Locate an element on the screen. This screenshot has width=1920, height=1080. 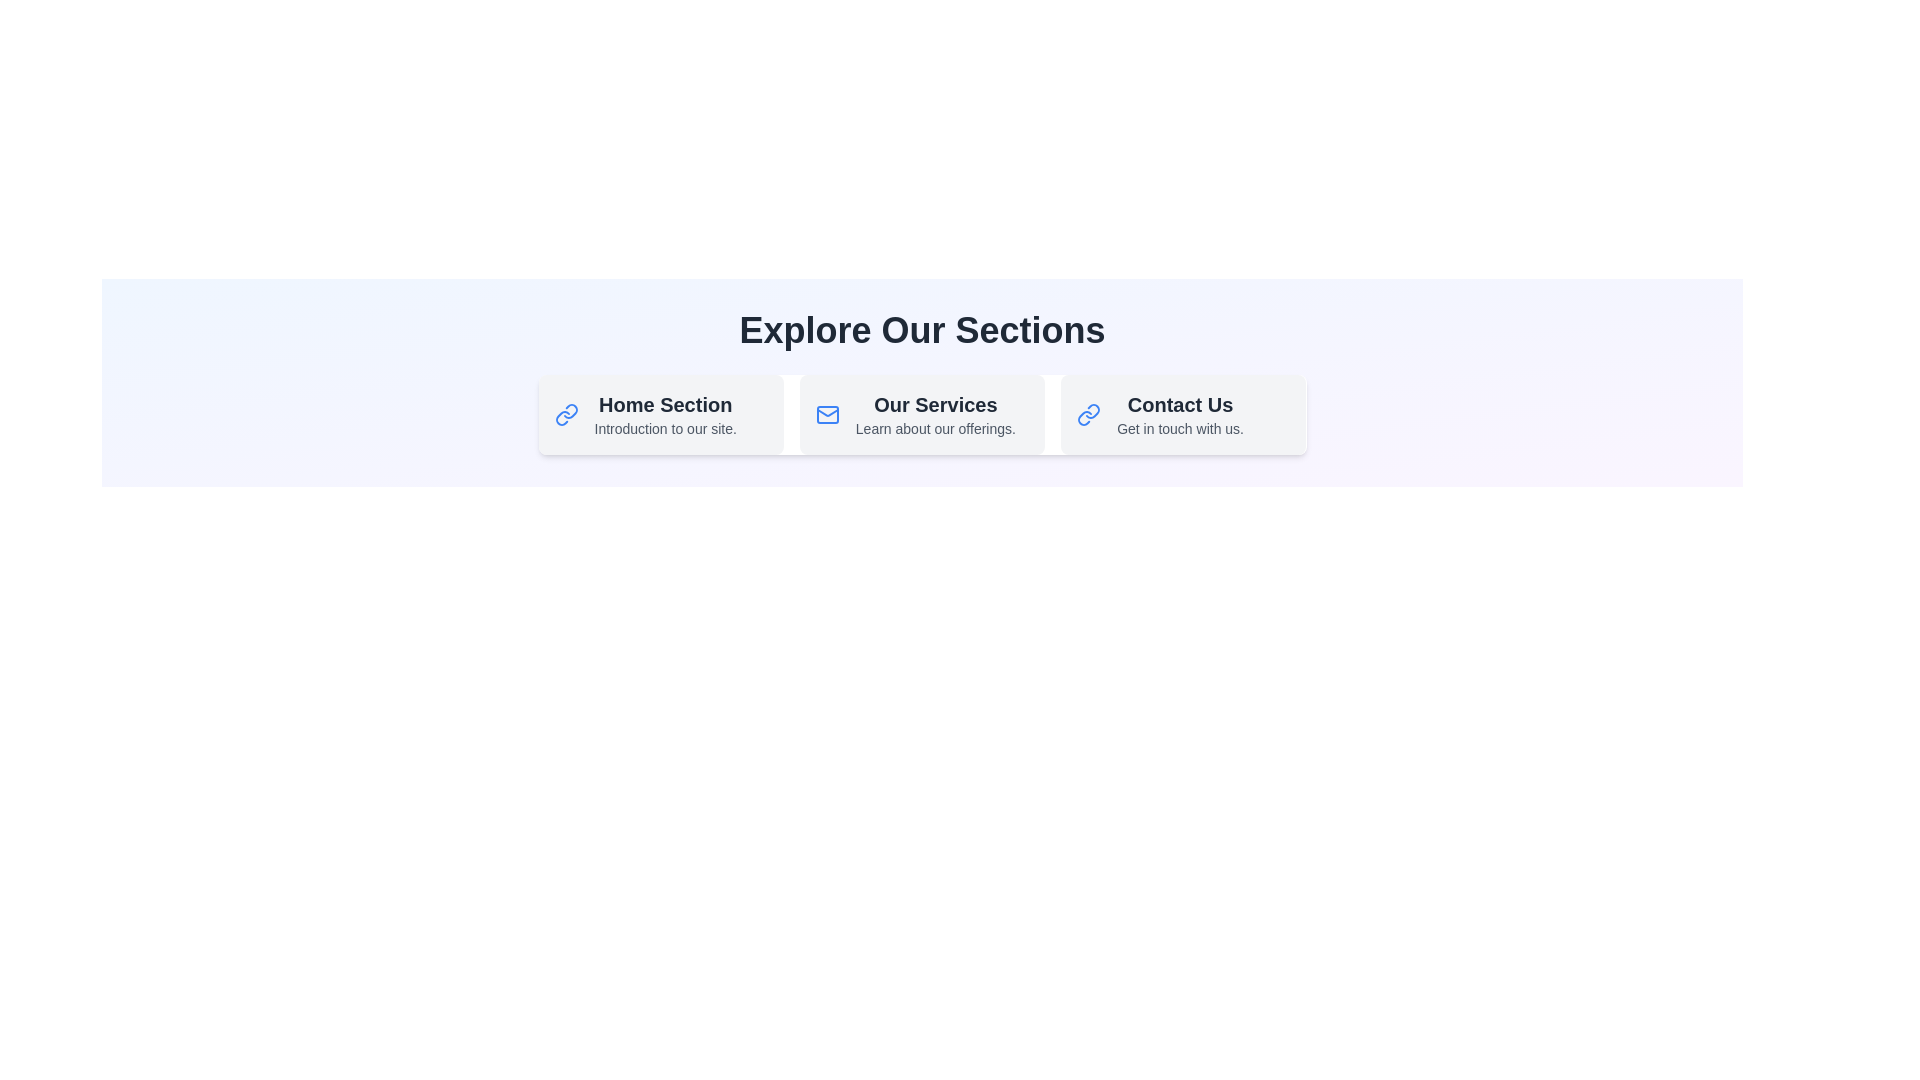
the blue link icon resembling a chain, located to the left of the 'Contact Us' title in the 'Contact Us' card is located at coordinates (1088, 414).